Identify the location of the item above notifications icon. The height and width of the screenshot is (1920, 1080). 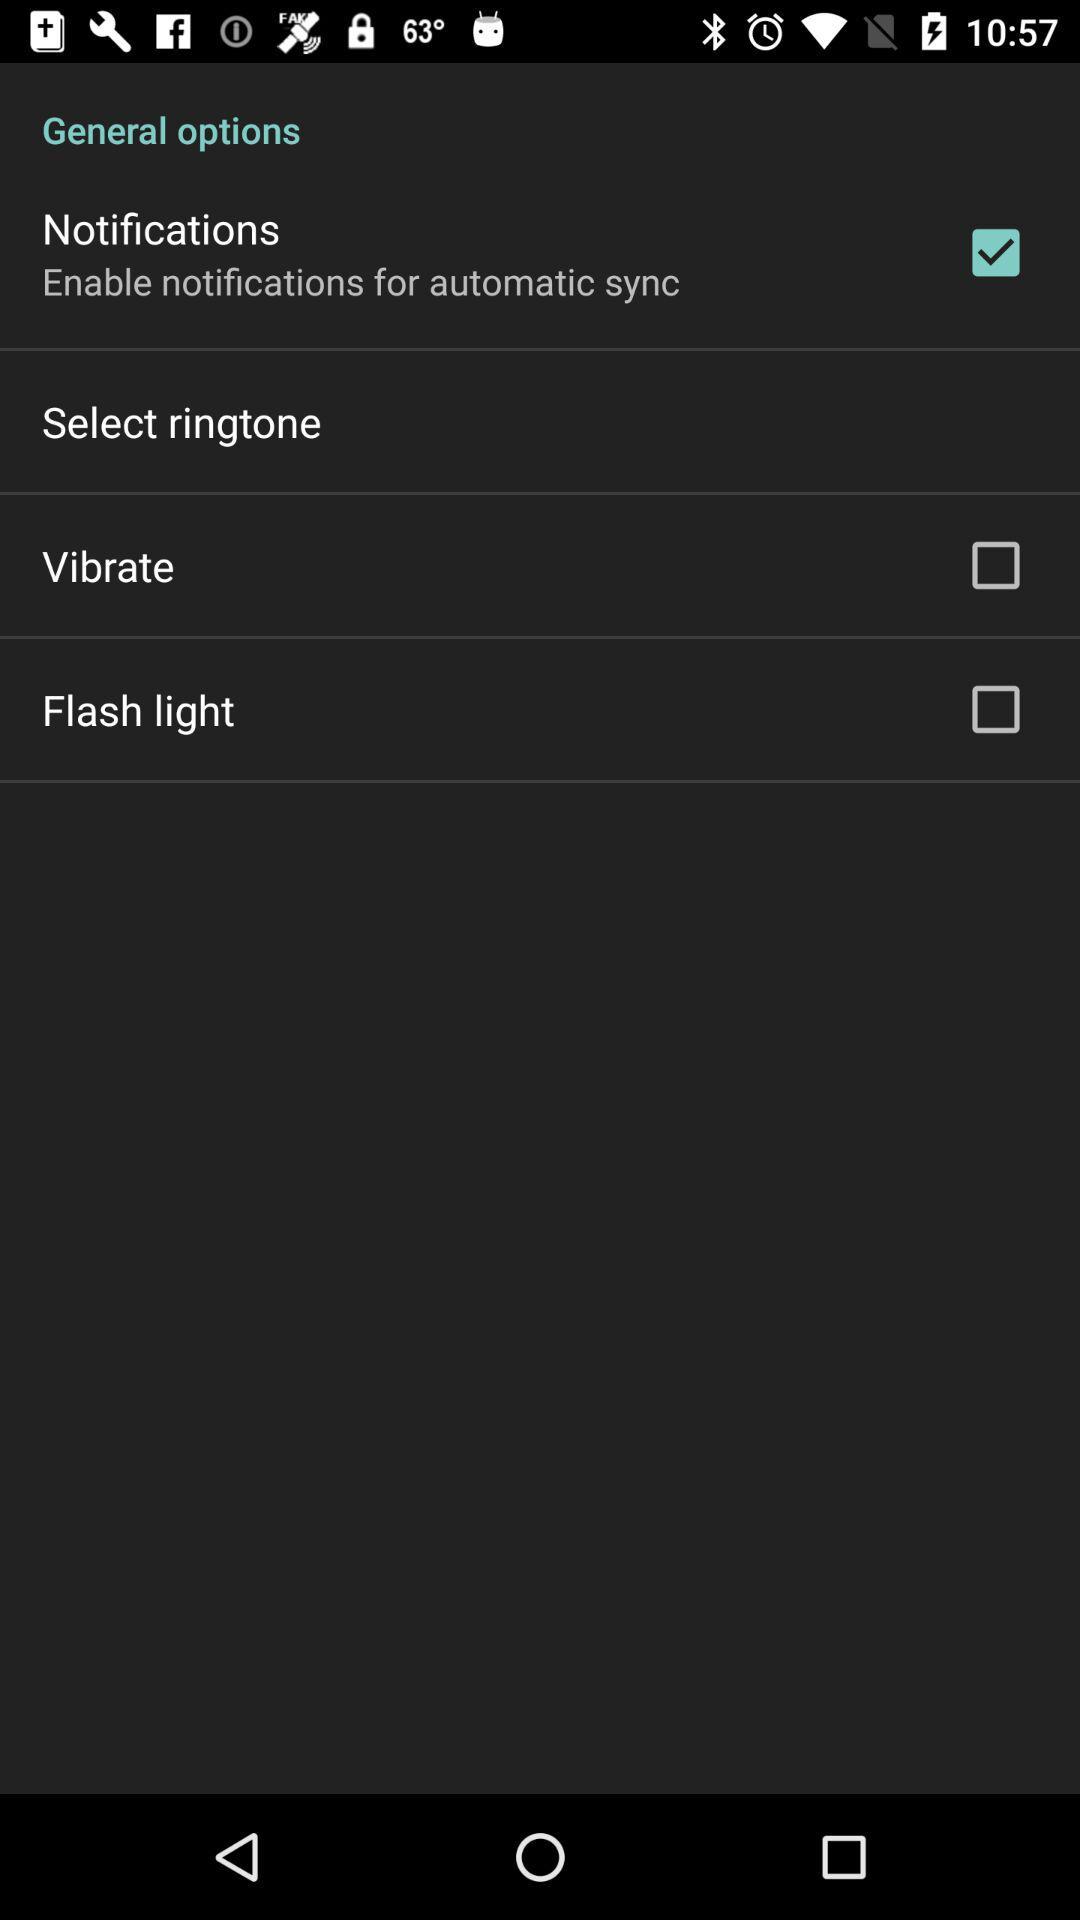
(540, 107).